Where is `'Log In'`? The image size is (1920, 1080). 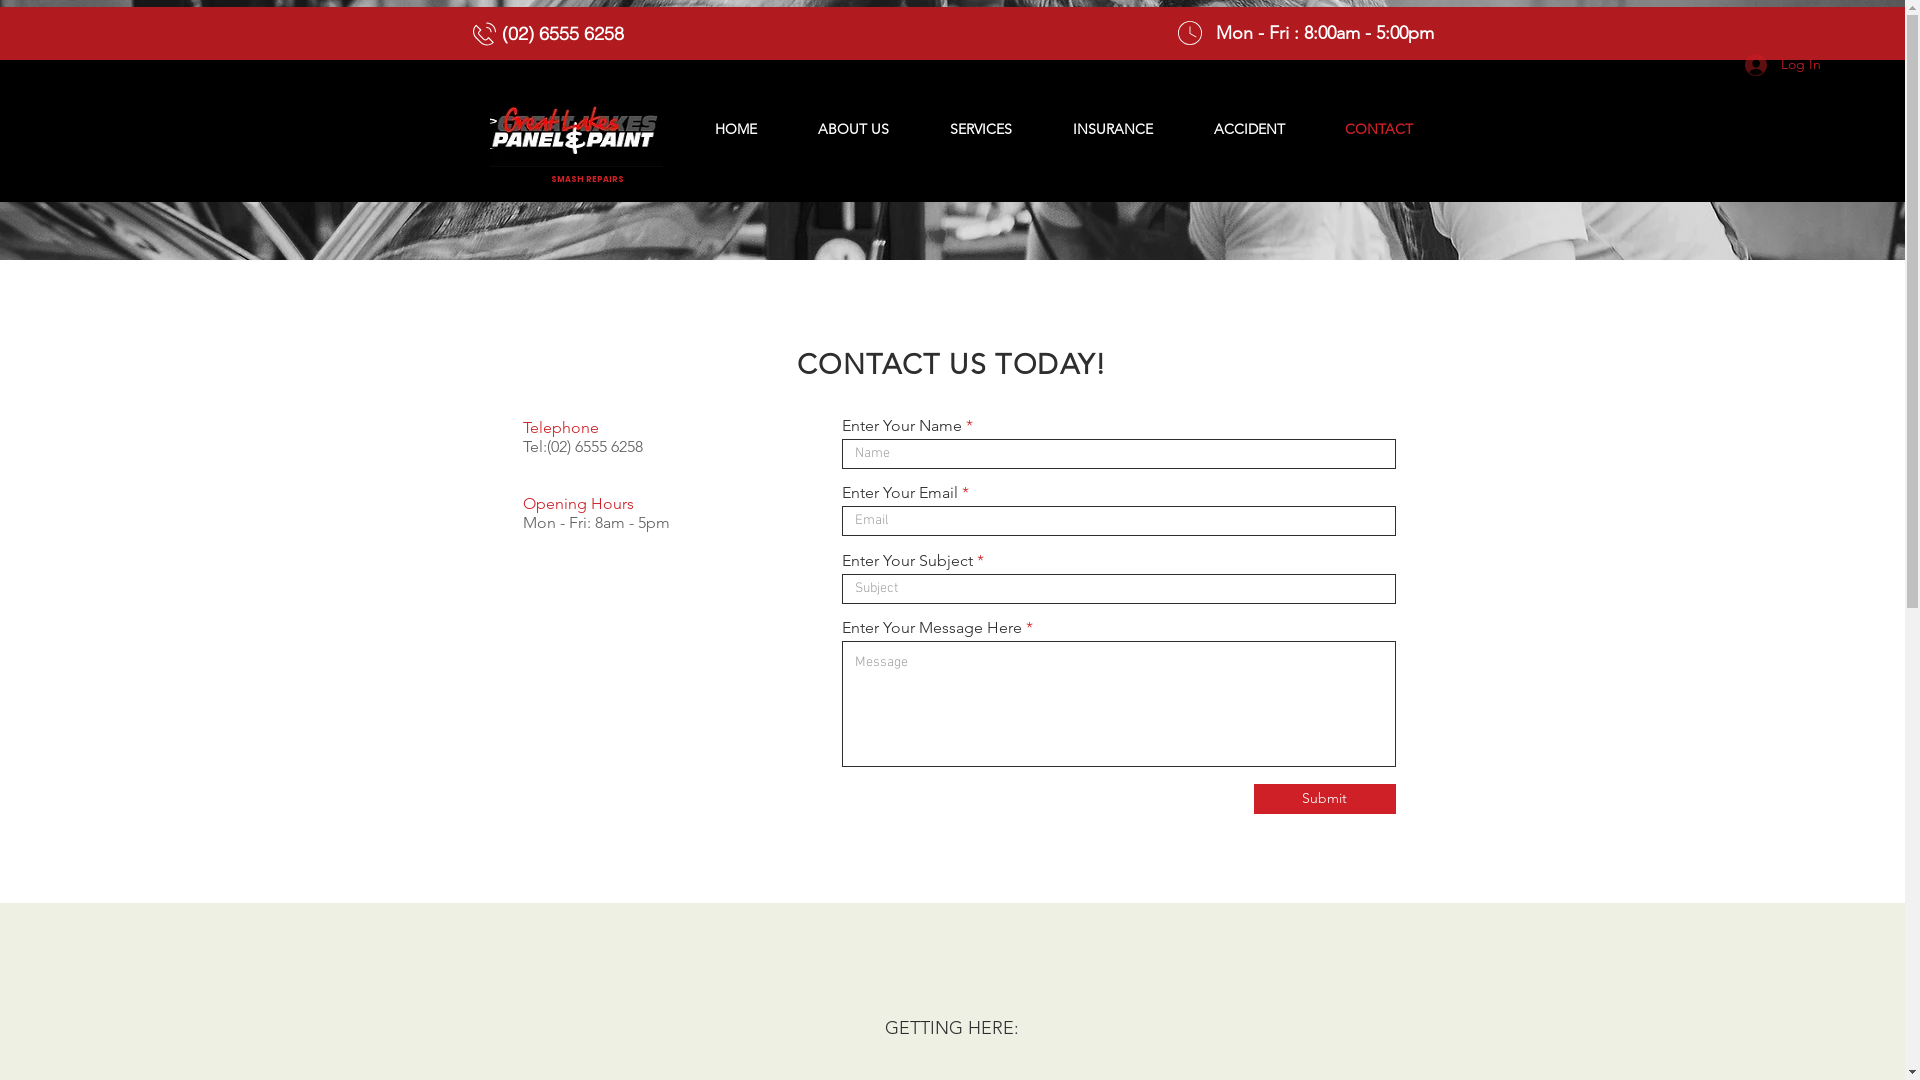
'Log In' is located at coordinates (1781, 64).